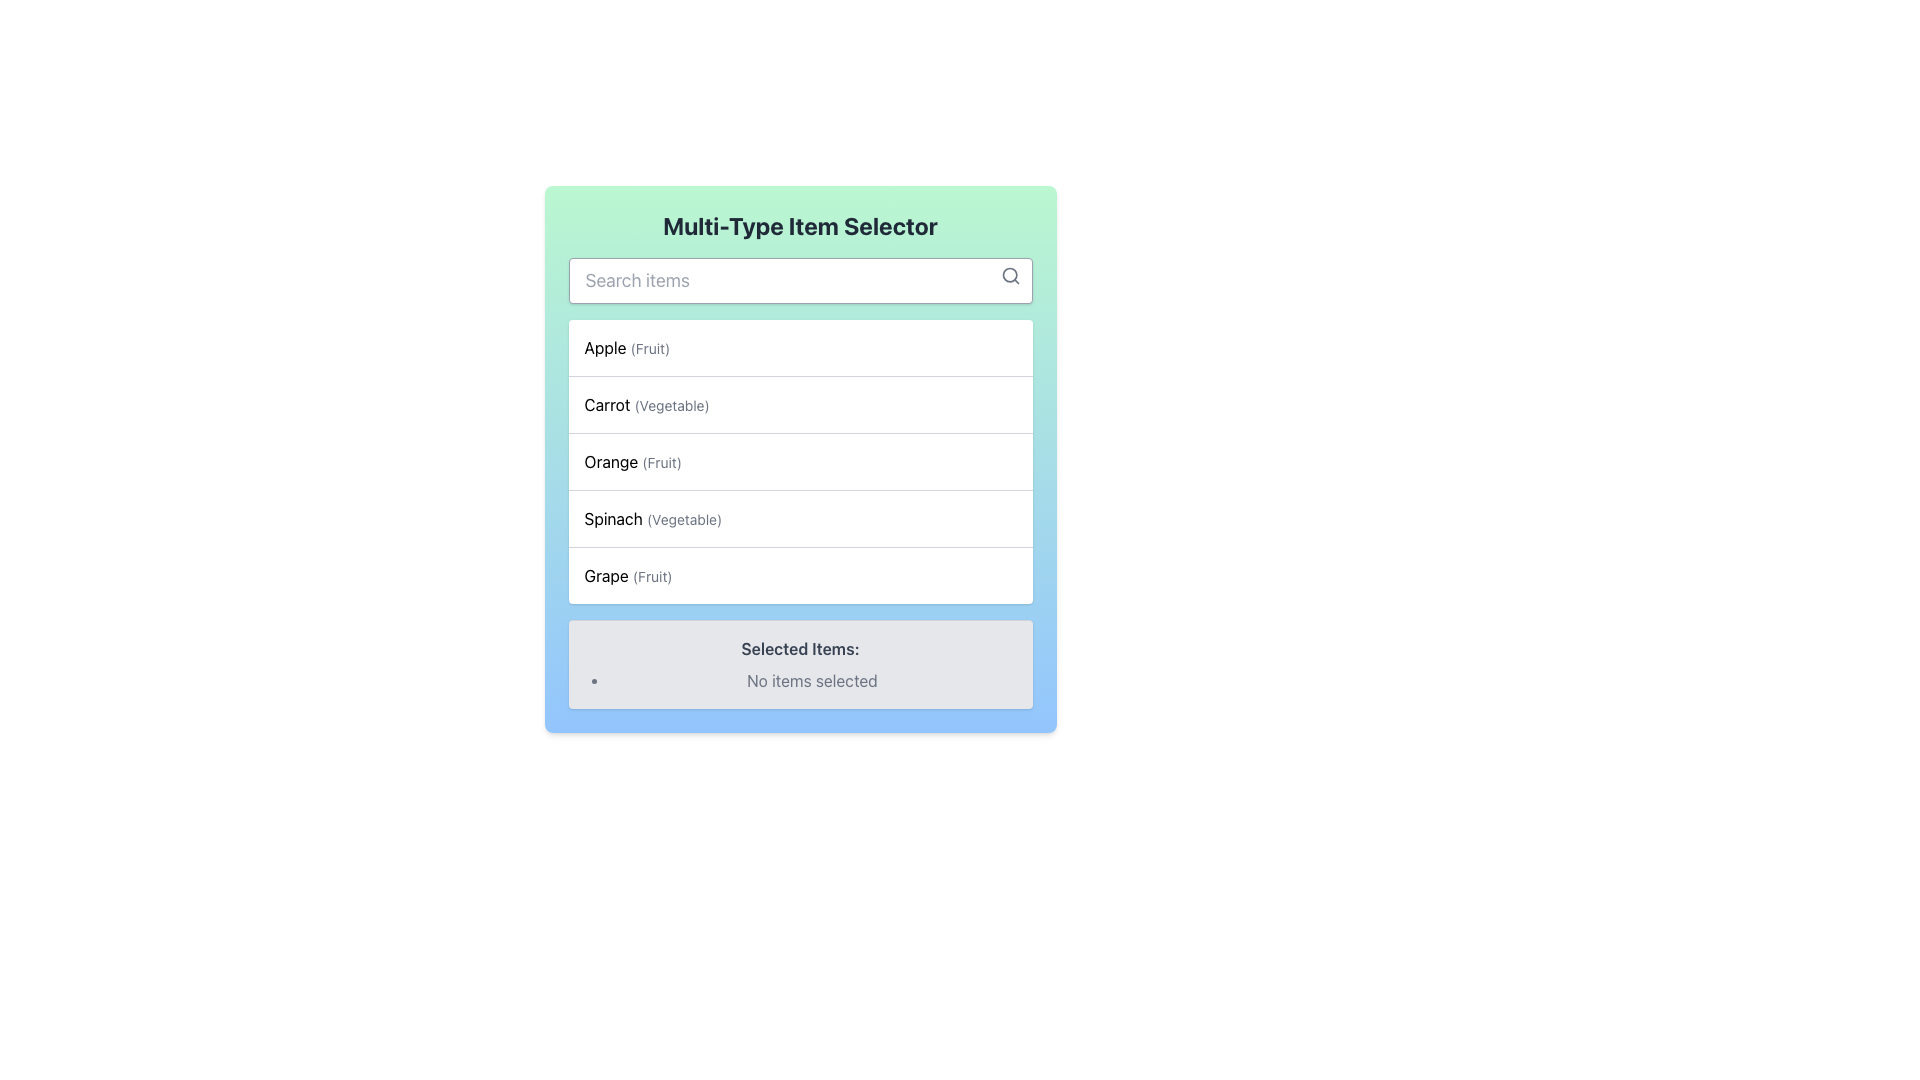 This screenshot has height=1080, width=1920. I want to click on the fourth selectable item in the list, which is located between 'Orange (Fruit)' and 'Grape (Fruit)', so click(800, 517).